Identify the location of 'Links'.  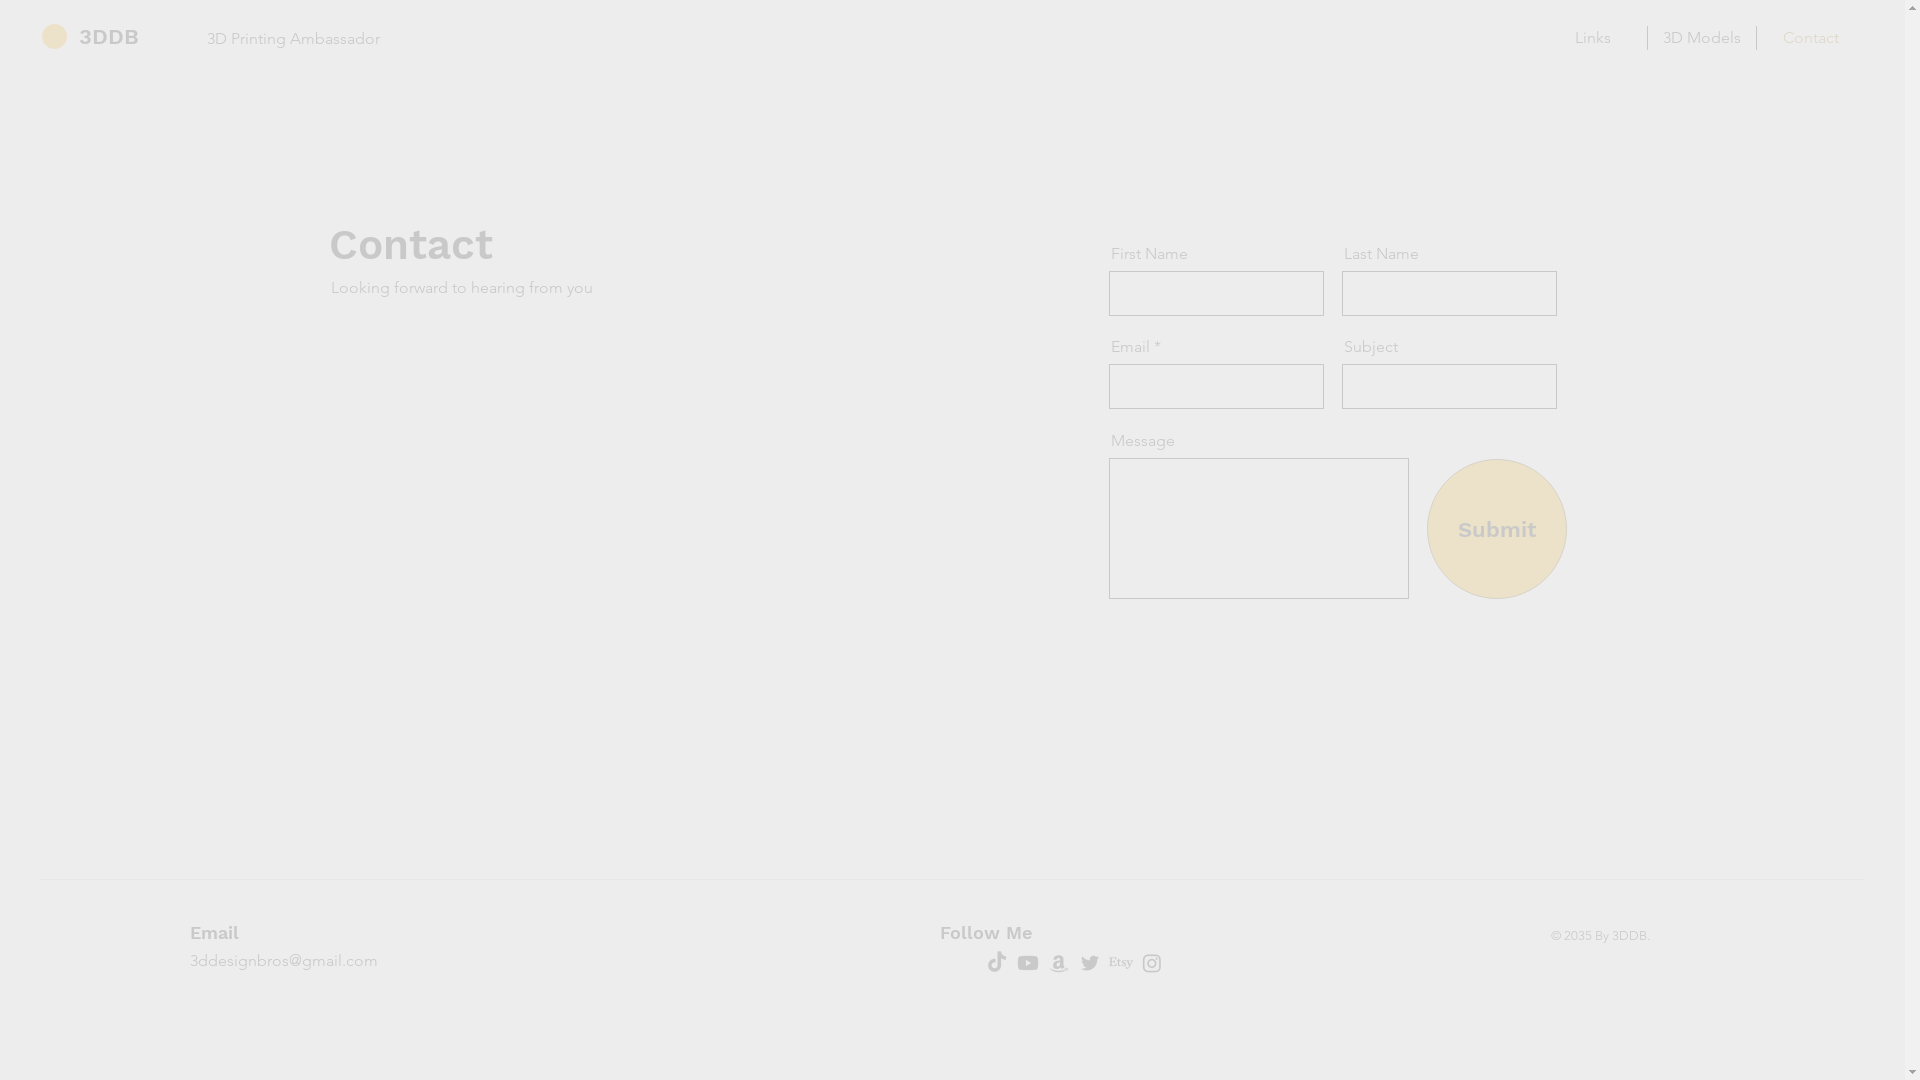
(1591, 38).